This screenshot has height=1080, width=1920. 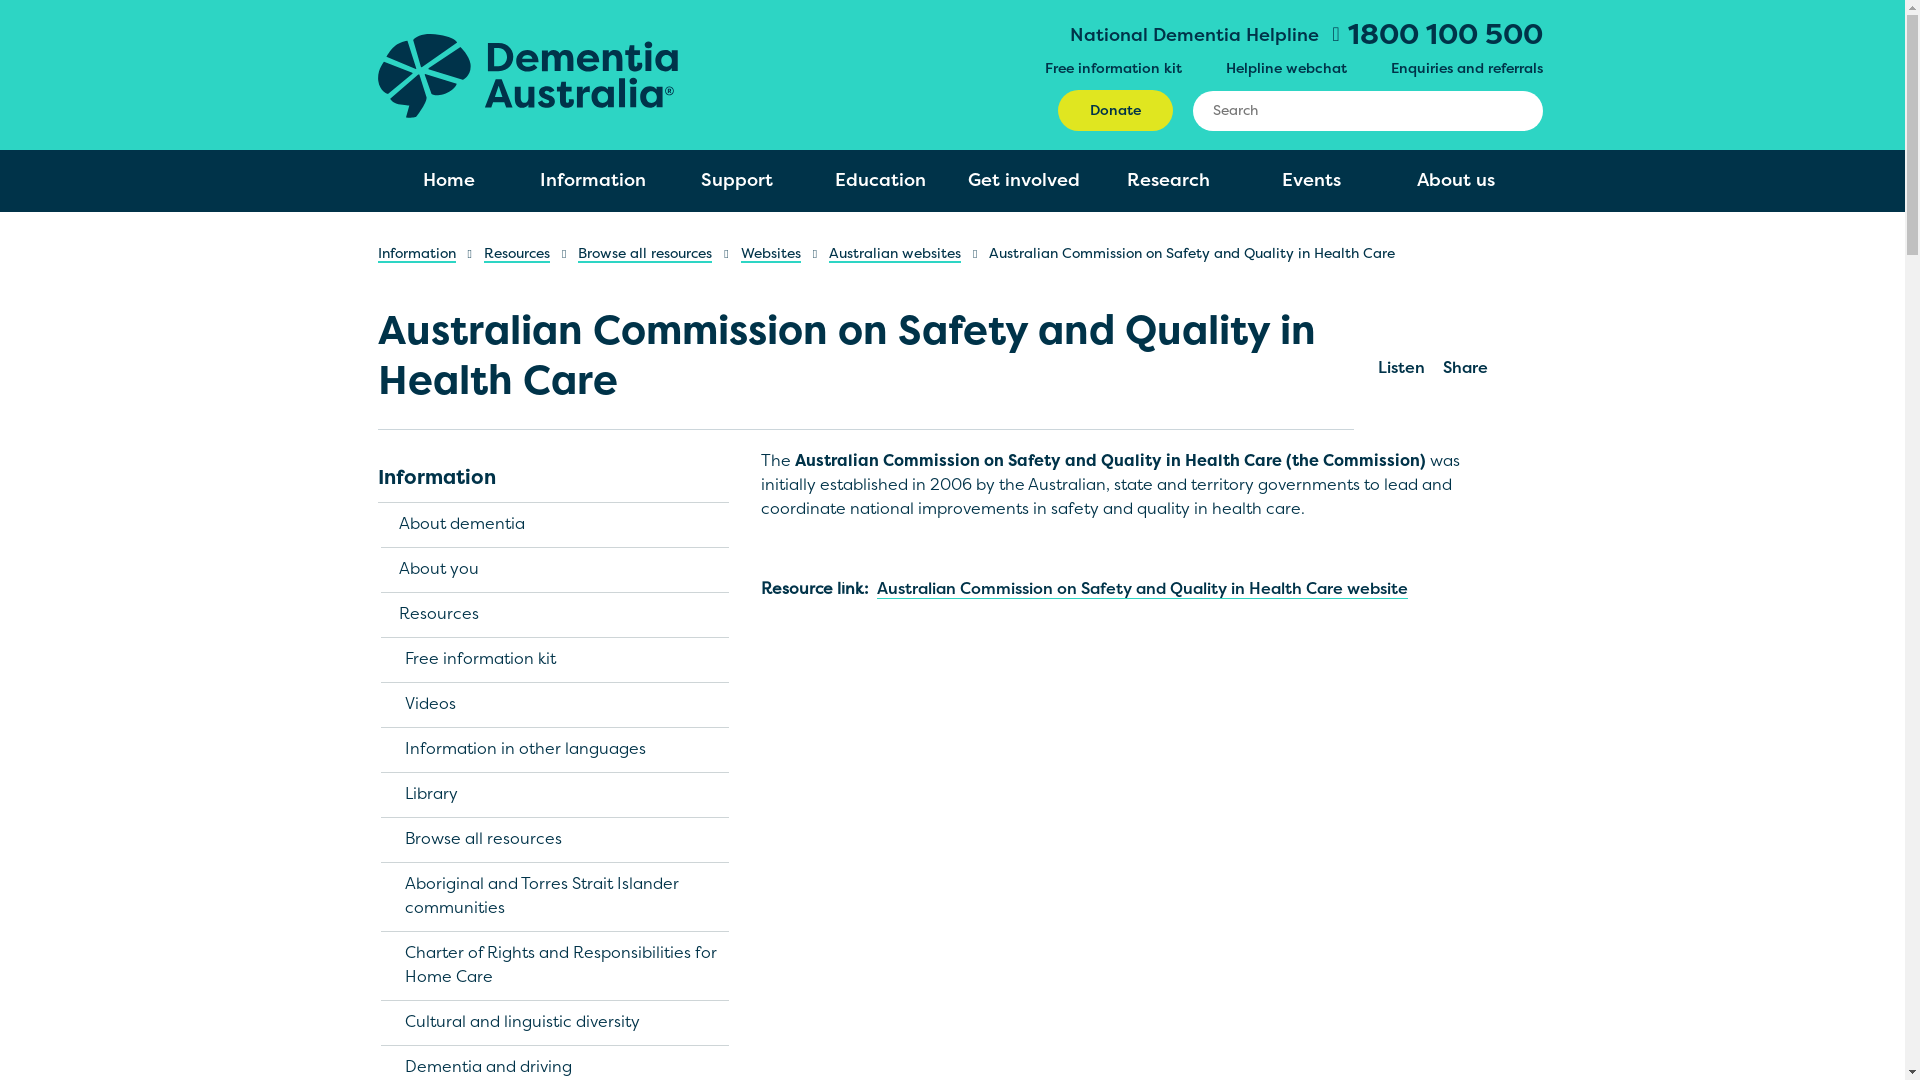 I want to click on 'Support', so click(x=665, y=181).